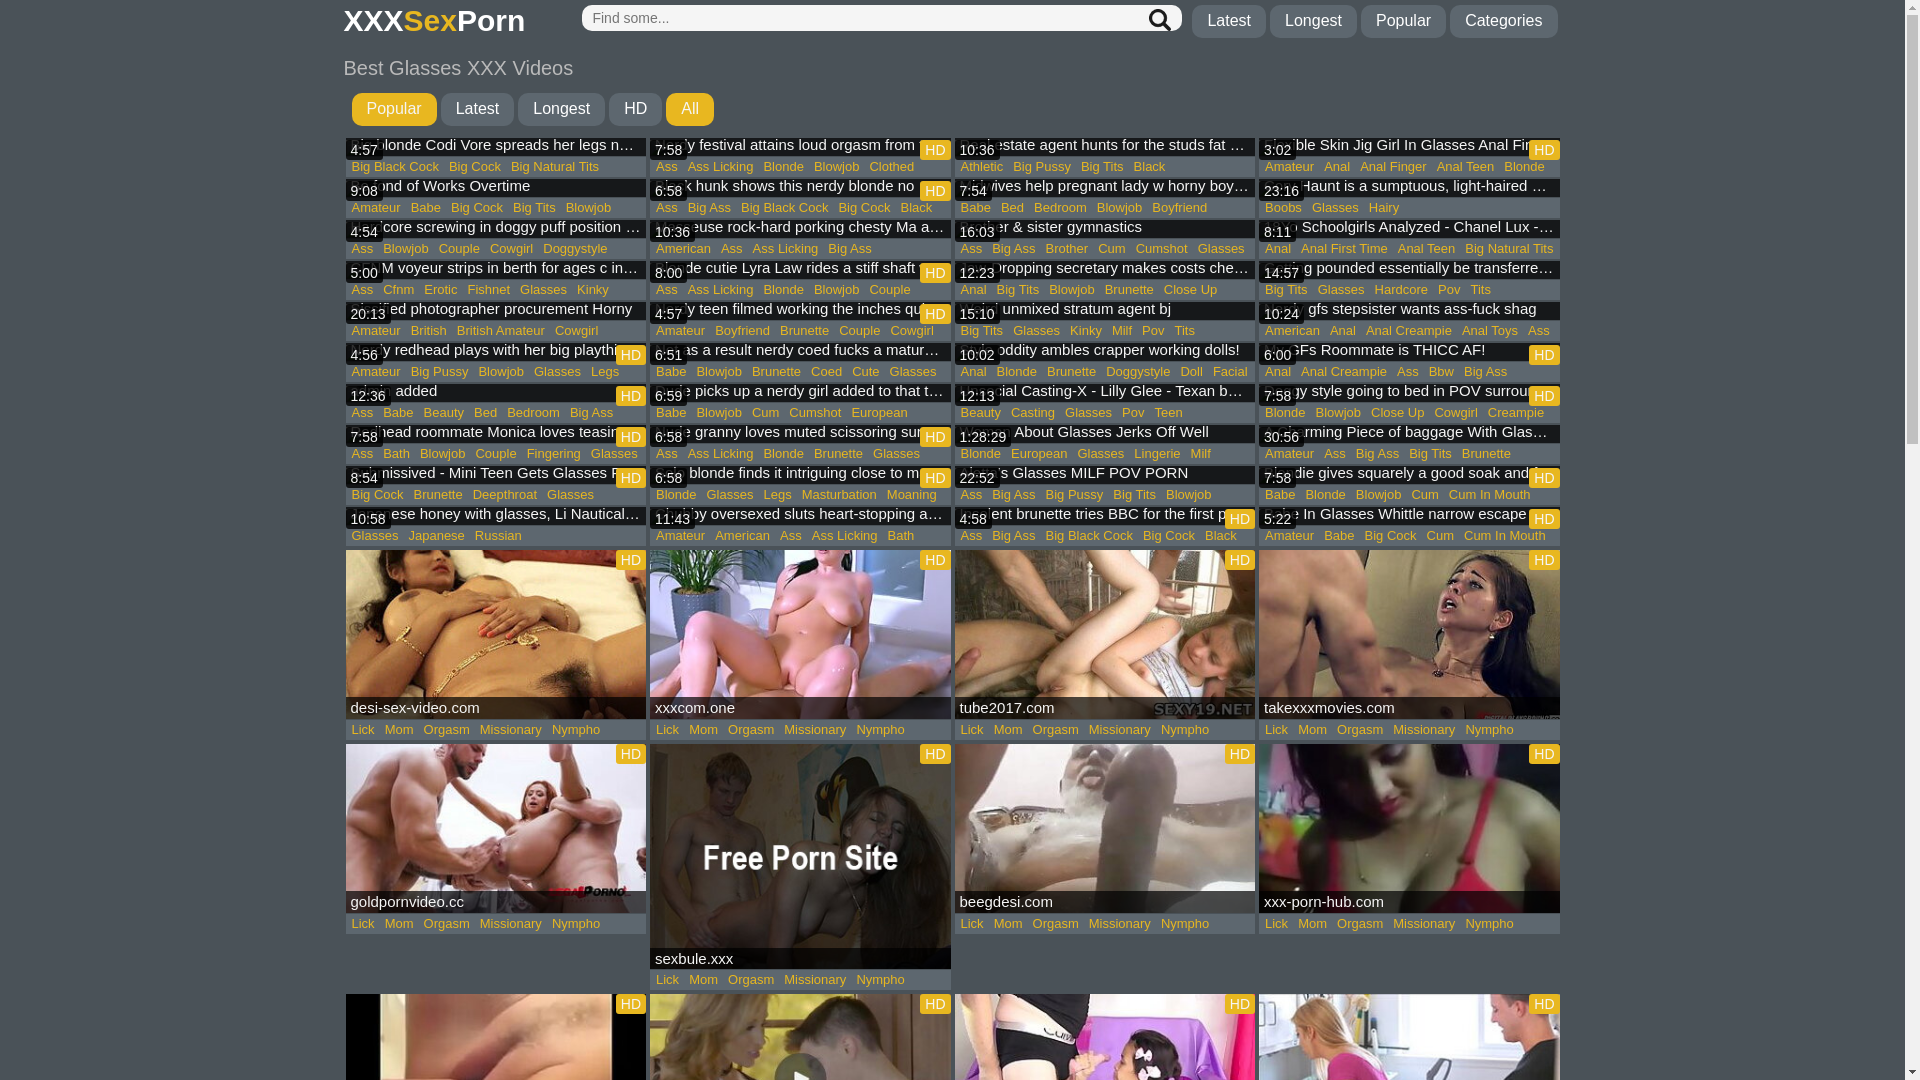 Image resolution: width=1920 pixels, height=1080 pixels. Describe the element at coordinates (574, 248) in the screenshot. I see `'Doggystyle'` at that location.